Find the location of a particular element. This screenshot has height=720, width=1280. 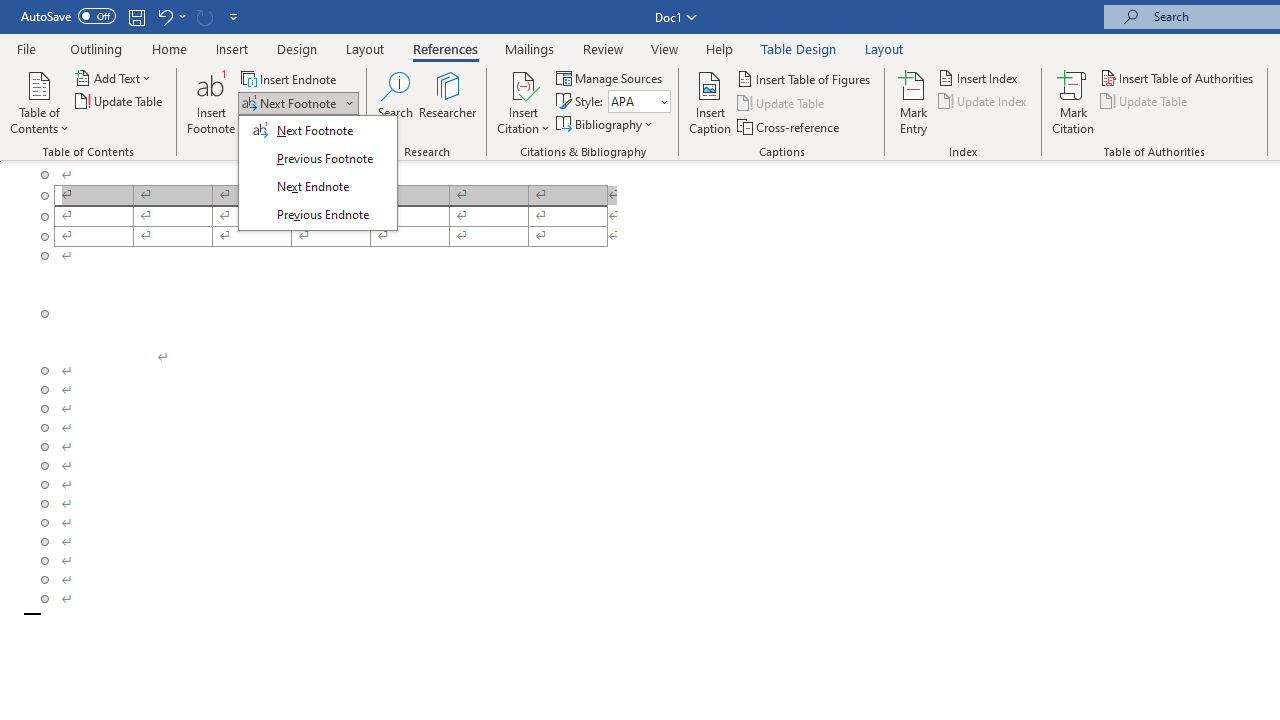

'Next Footnote' is located at coordinates (289, 103).